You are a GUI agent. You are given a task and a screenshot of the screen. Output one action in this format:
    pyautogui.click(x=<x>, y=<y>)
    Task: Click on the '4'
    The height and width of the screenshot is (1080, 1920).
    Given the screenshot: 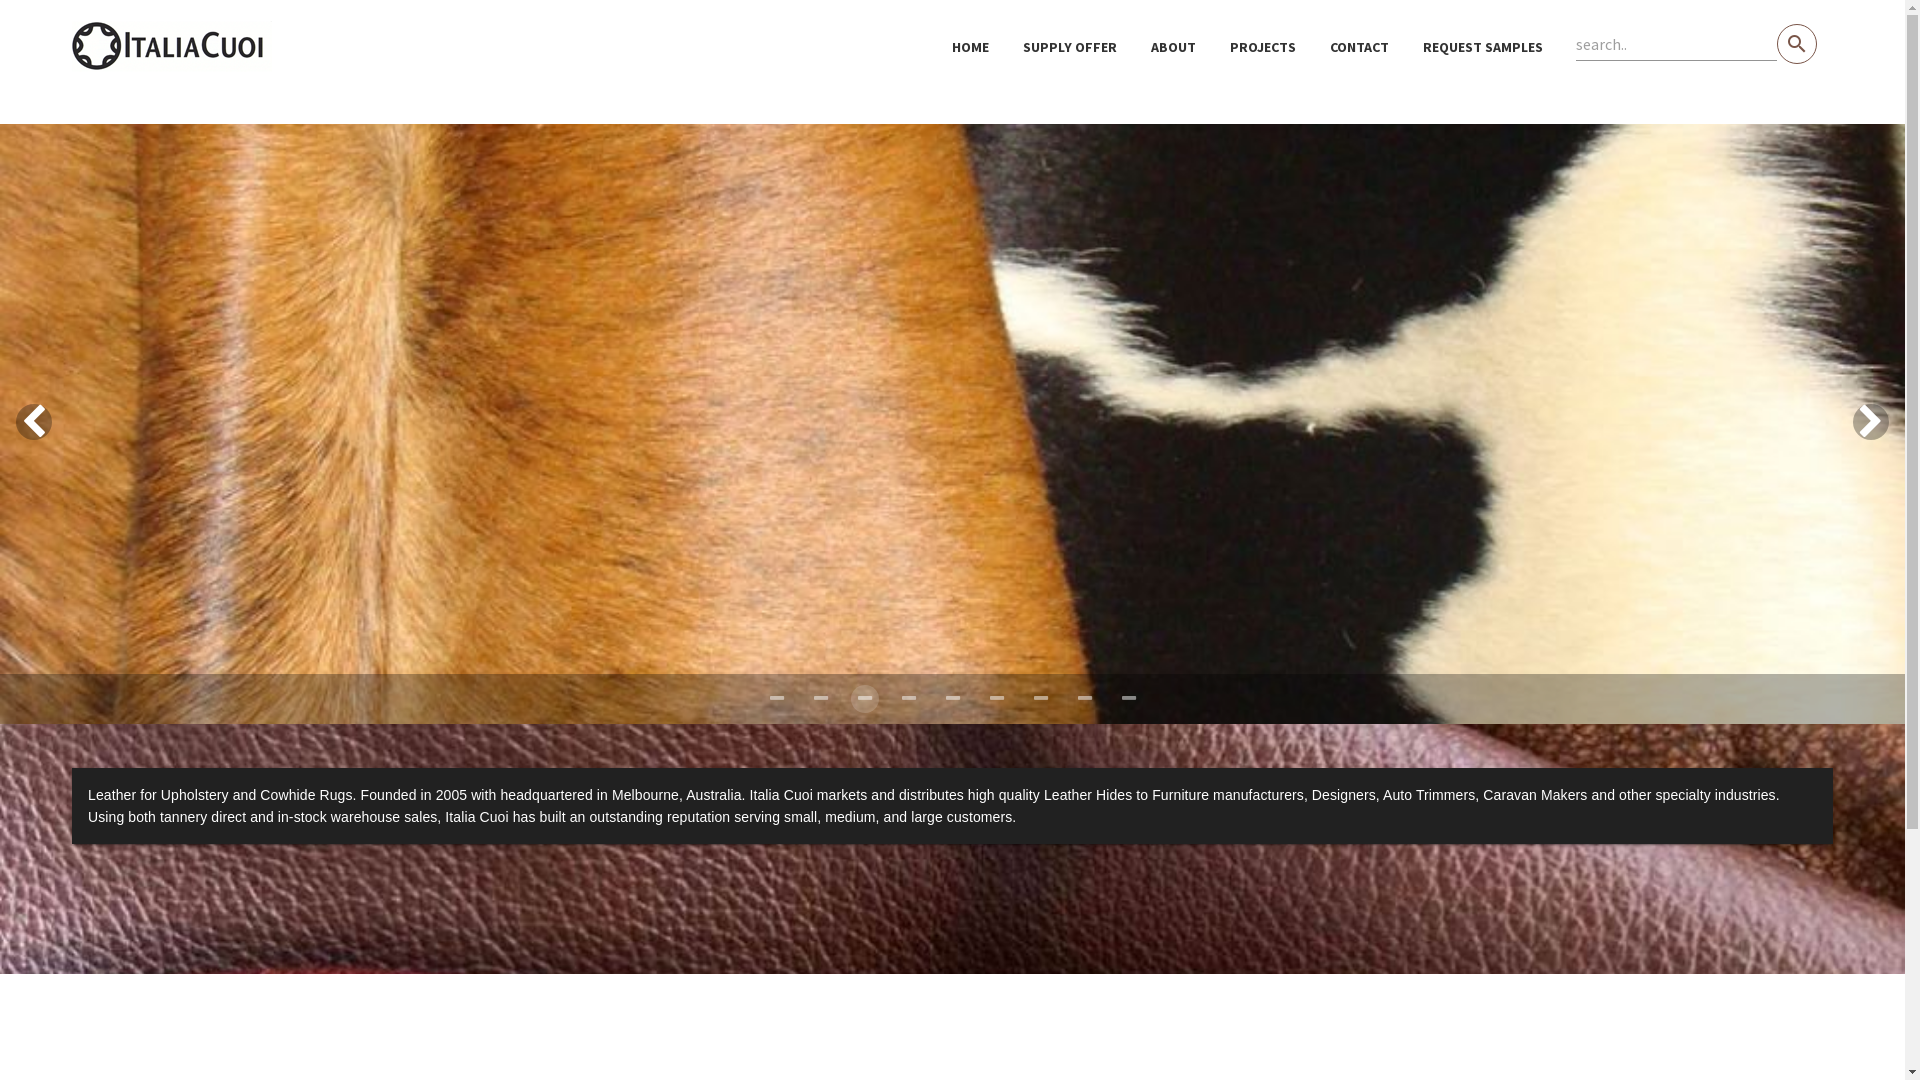 What is the action you would take?
    pyautogui.click(x=936, y=697)
    